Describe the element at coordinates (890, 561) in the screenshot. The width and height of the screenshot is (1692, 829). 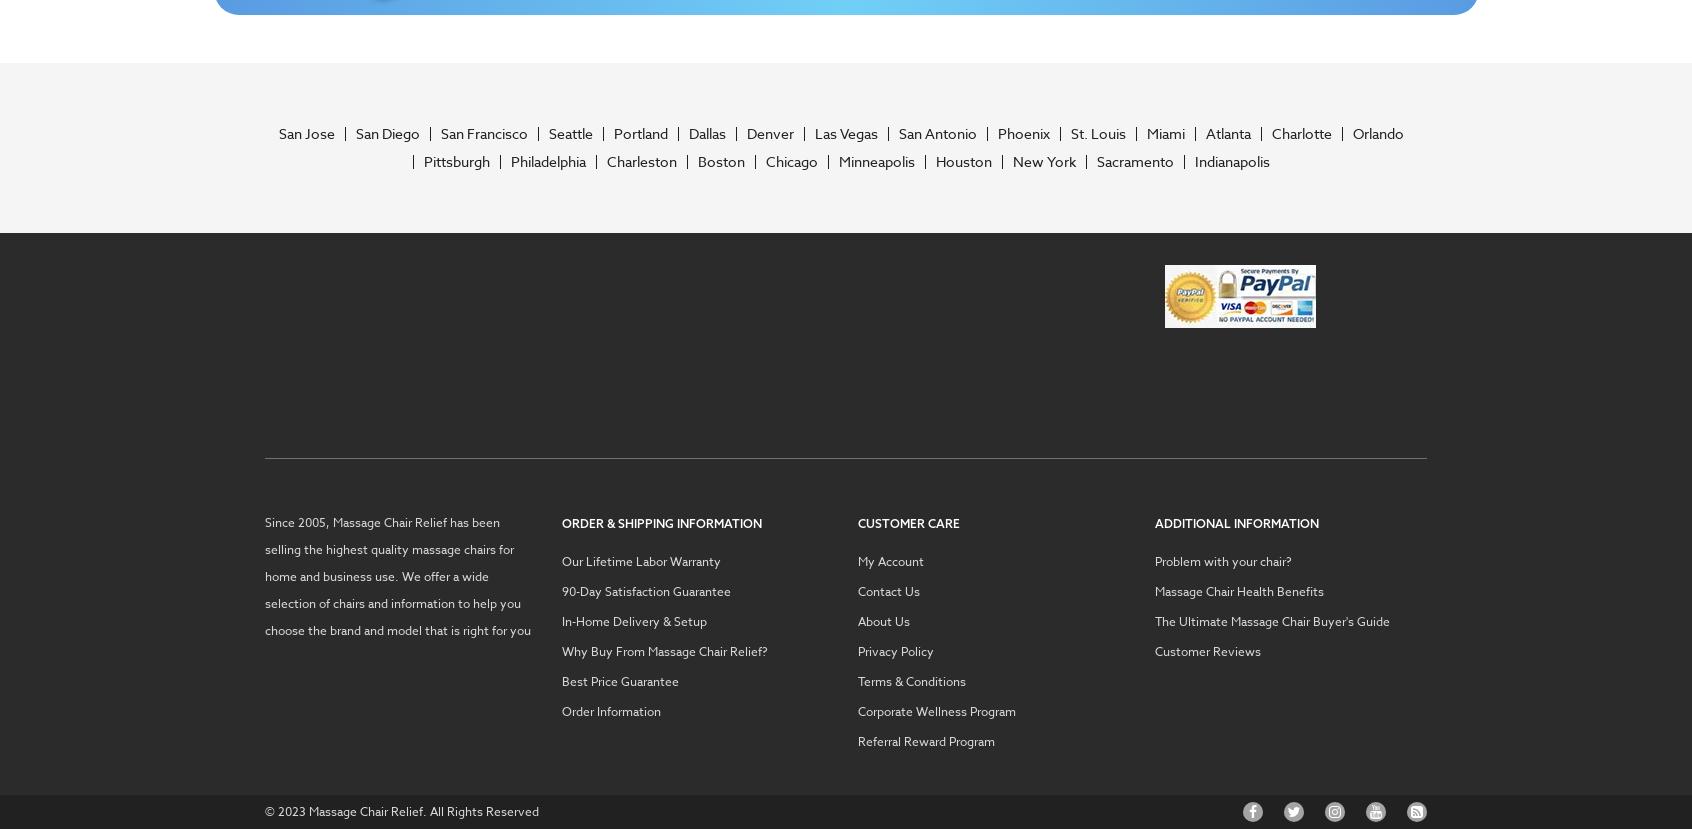
I see `'My Account'` at that location.